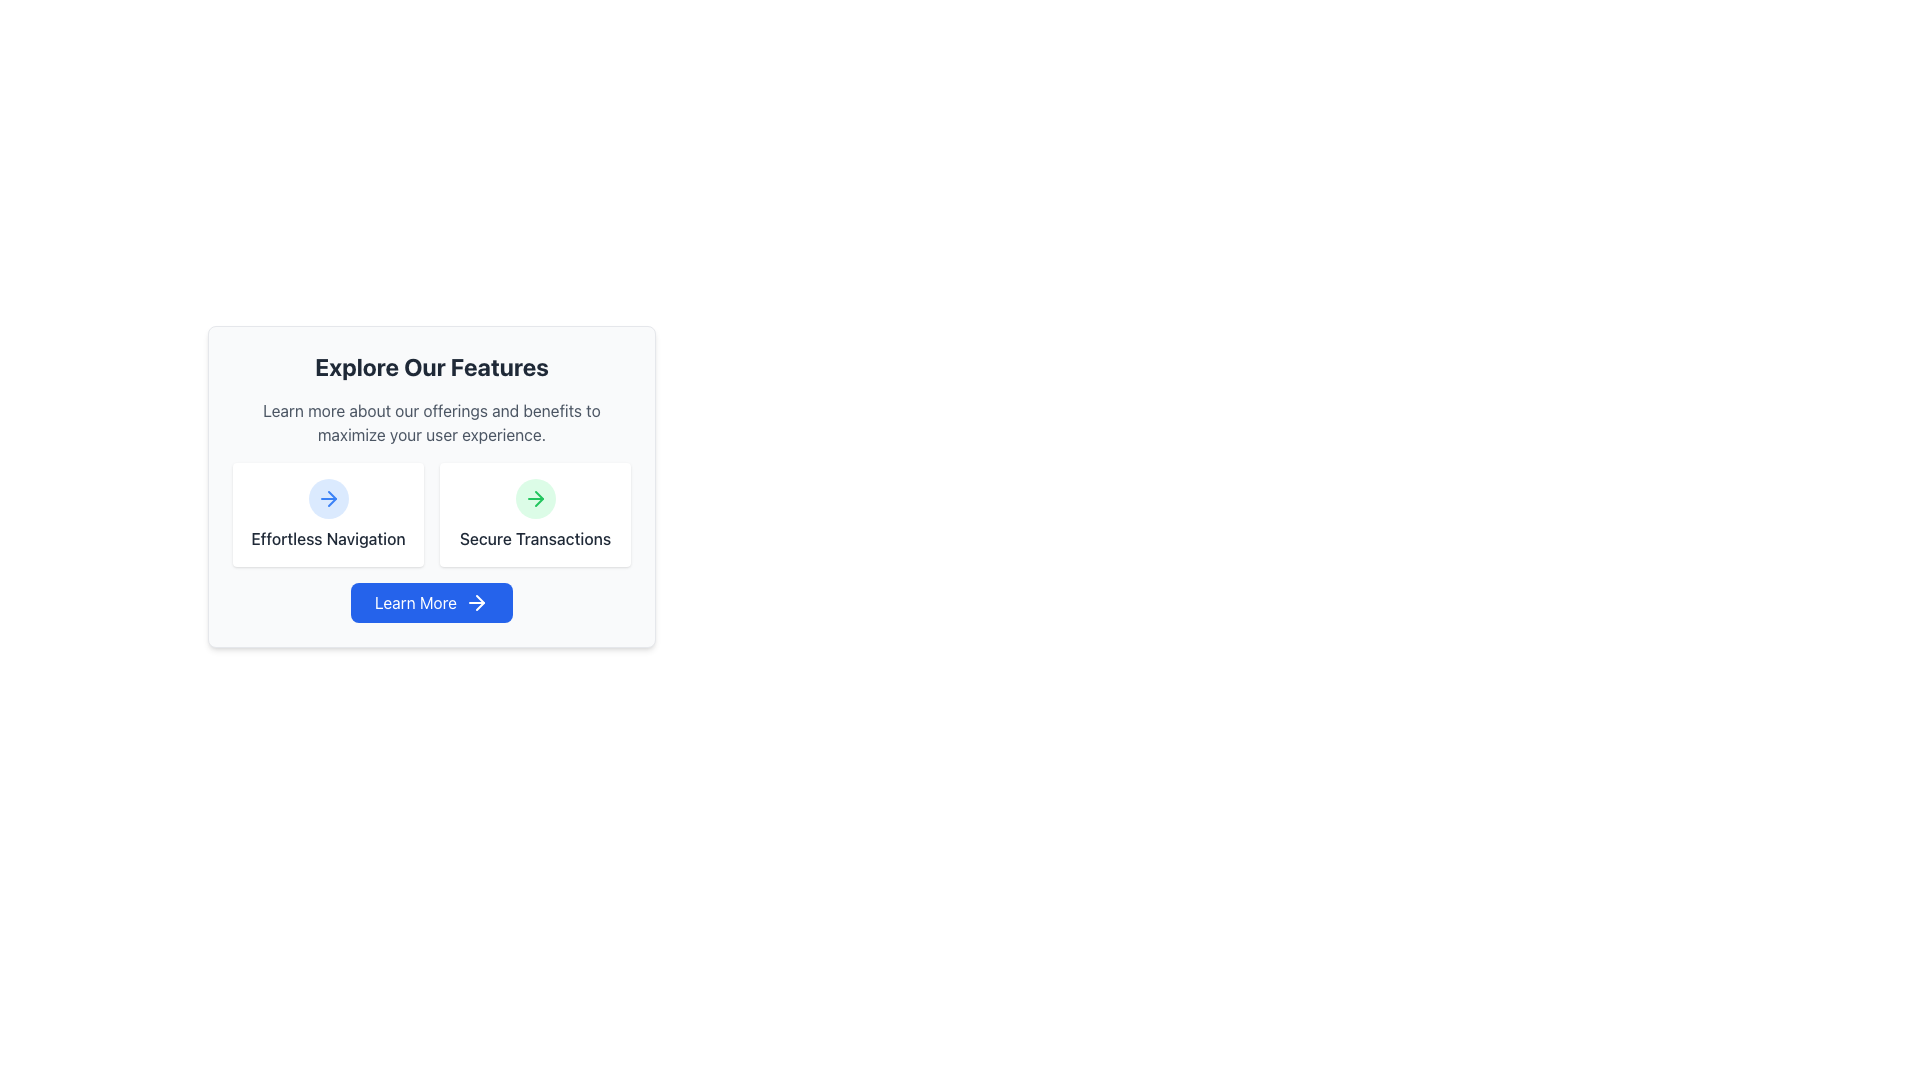 Image resolution: width=1920 pixels, height=1080 pixels. What do you see at coordinates (331, 497) in the screenshot?
I see `the arrow-shaped SVG graphic component located at the right side of the 'Learn More' button at the bottom of the information card` at bounding box center [331, 497].